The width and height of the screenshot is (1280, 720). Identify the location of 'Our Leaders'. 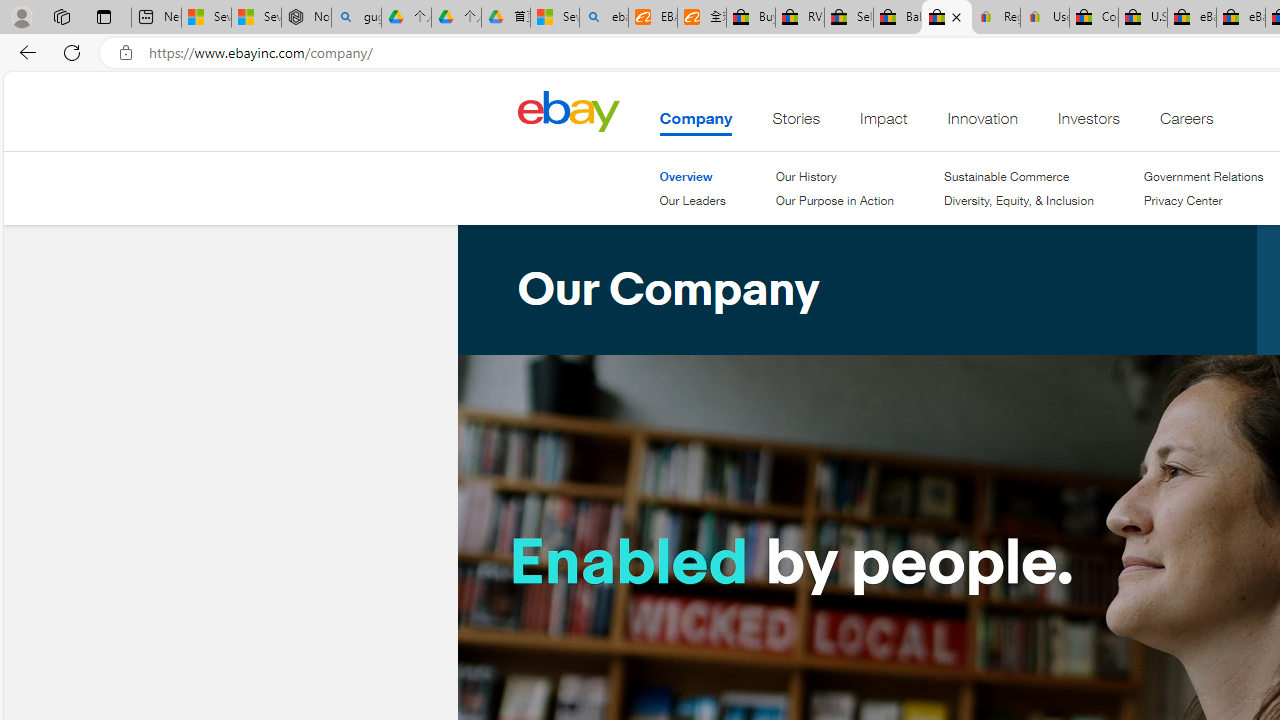
(692, 200).